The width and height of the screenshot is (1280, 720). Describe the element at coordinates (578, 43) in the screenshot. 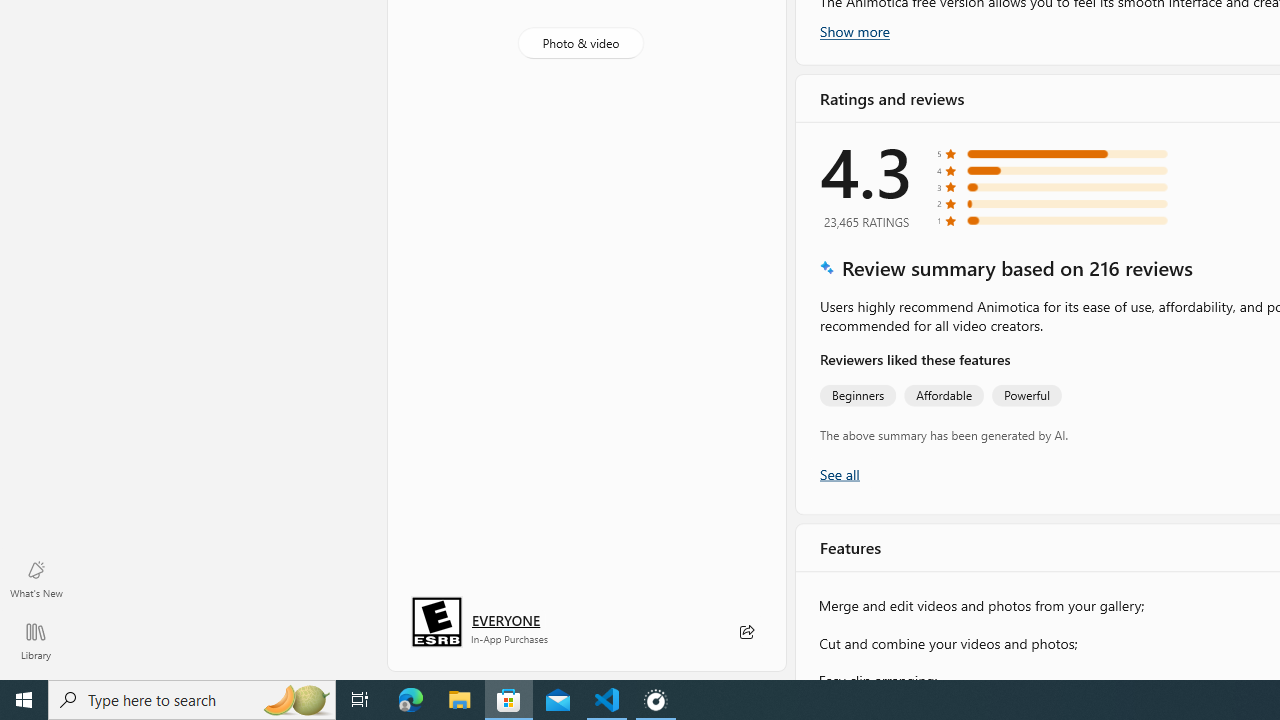

I see `'Photo & video'` at that location.